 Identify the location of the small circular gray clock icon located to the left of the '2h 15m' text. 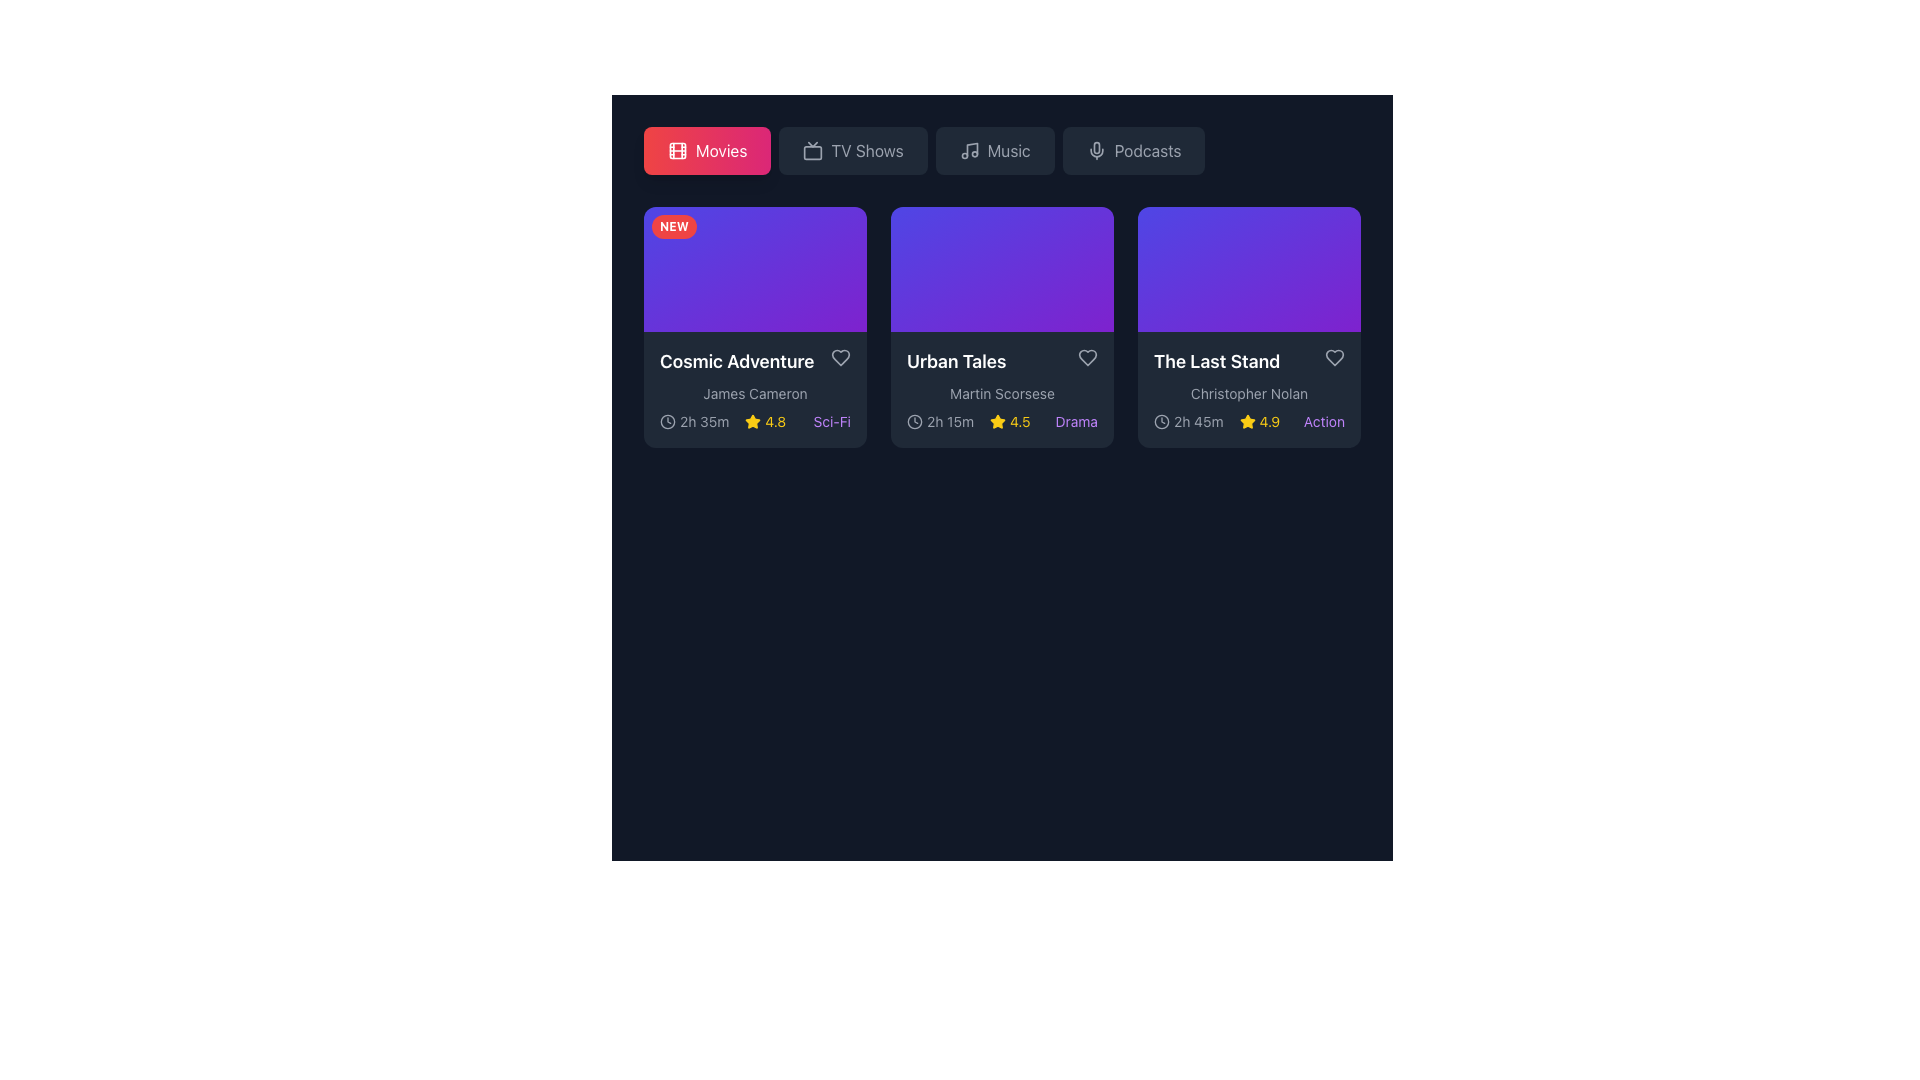
(914, 420).